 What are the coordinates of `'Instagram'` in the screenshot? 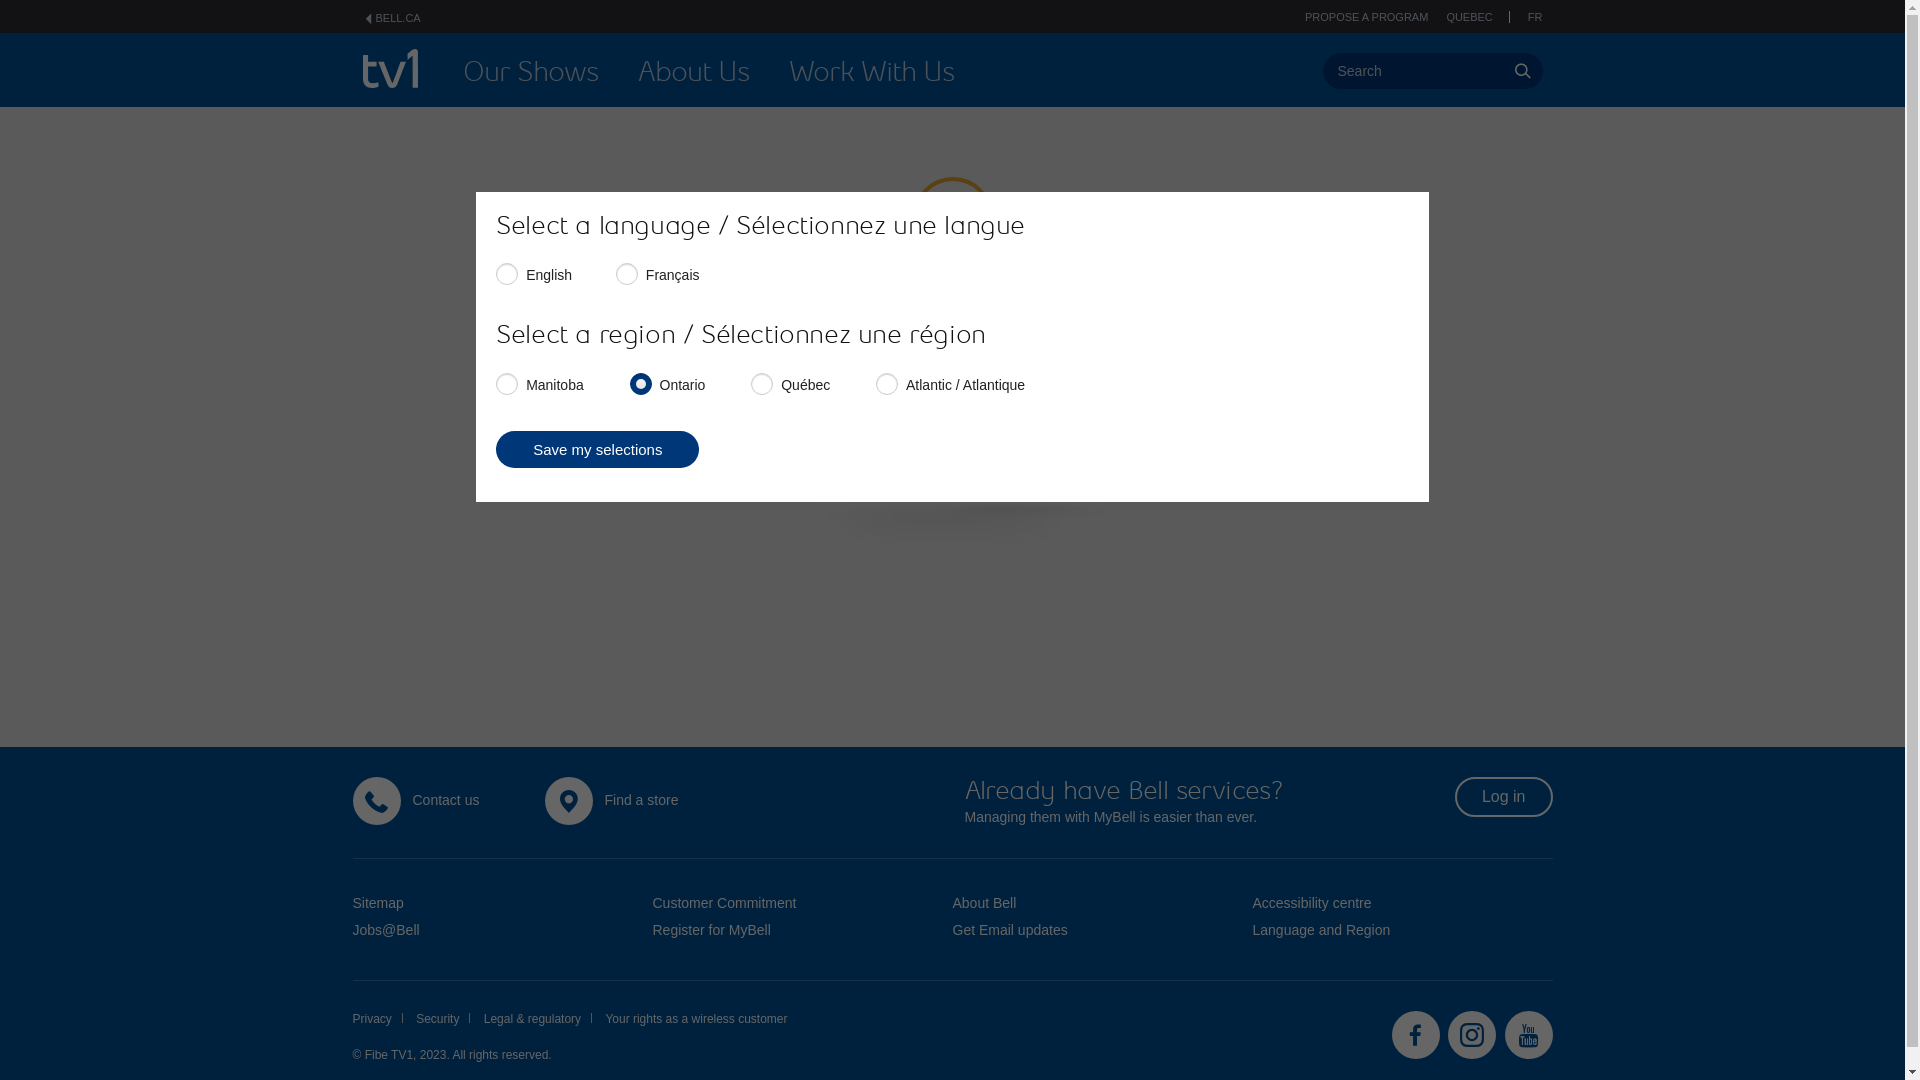 It's located at (1472, 1034).